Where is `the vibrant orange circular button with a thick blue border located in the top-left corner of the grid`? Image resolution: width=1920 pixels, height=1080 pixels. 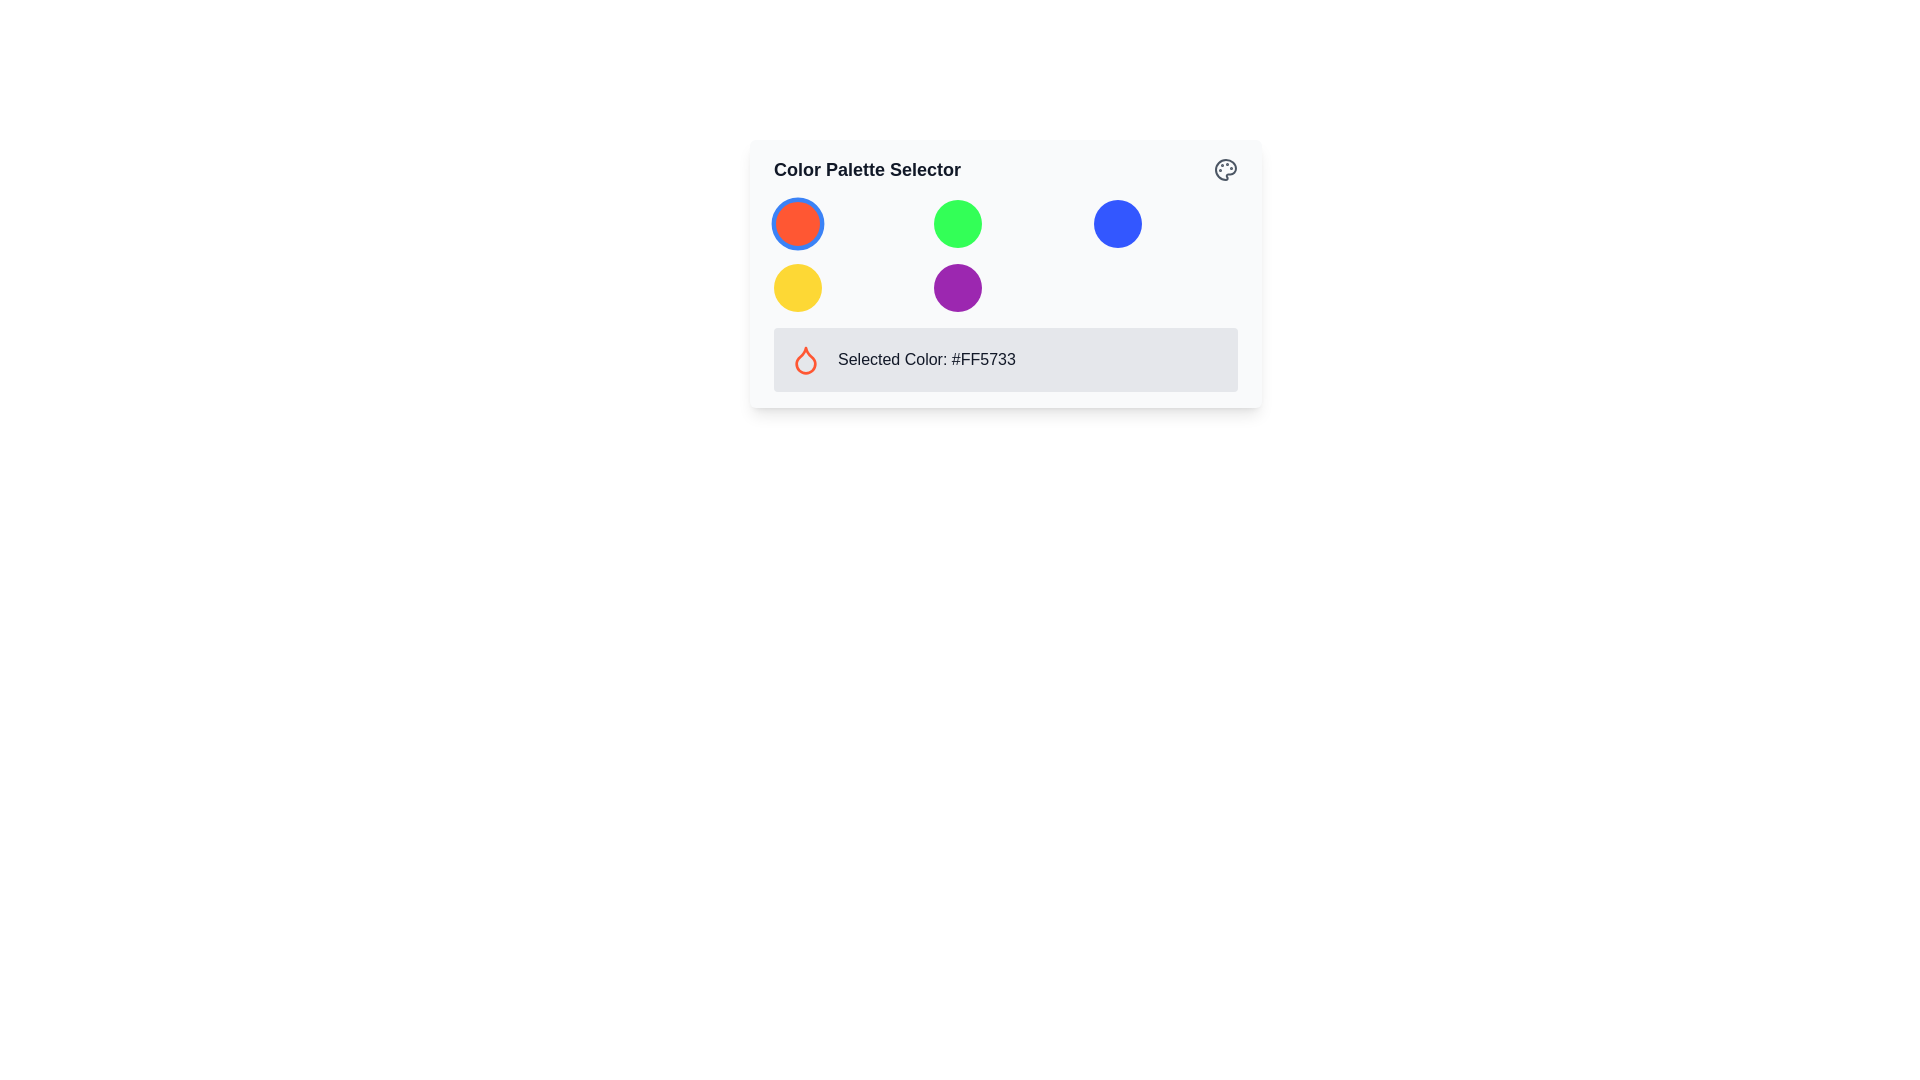 the vibrant orange circular button with a thick blue border located in the top-left corner of the grid is located at coordinates (796, 223).